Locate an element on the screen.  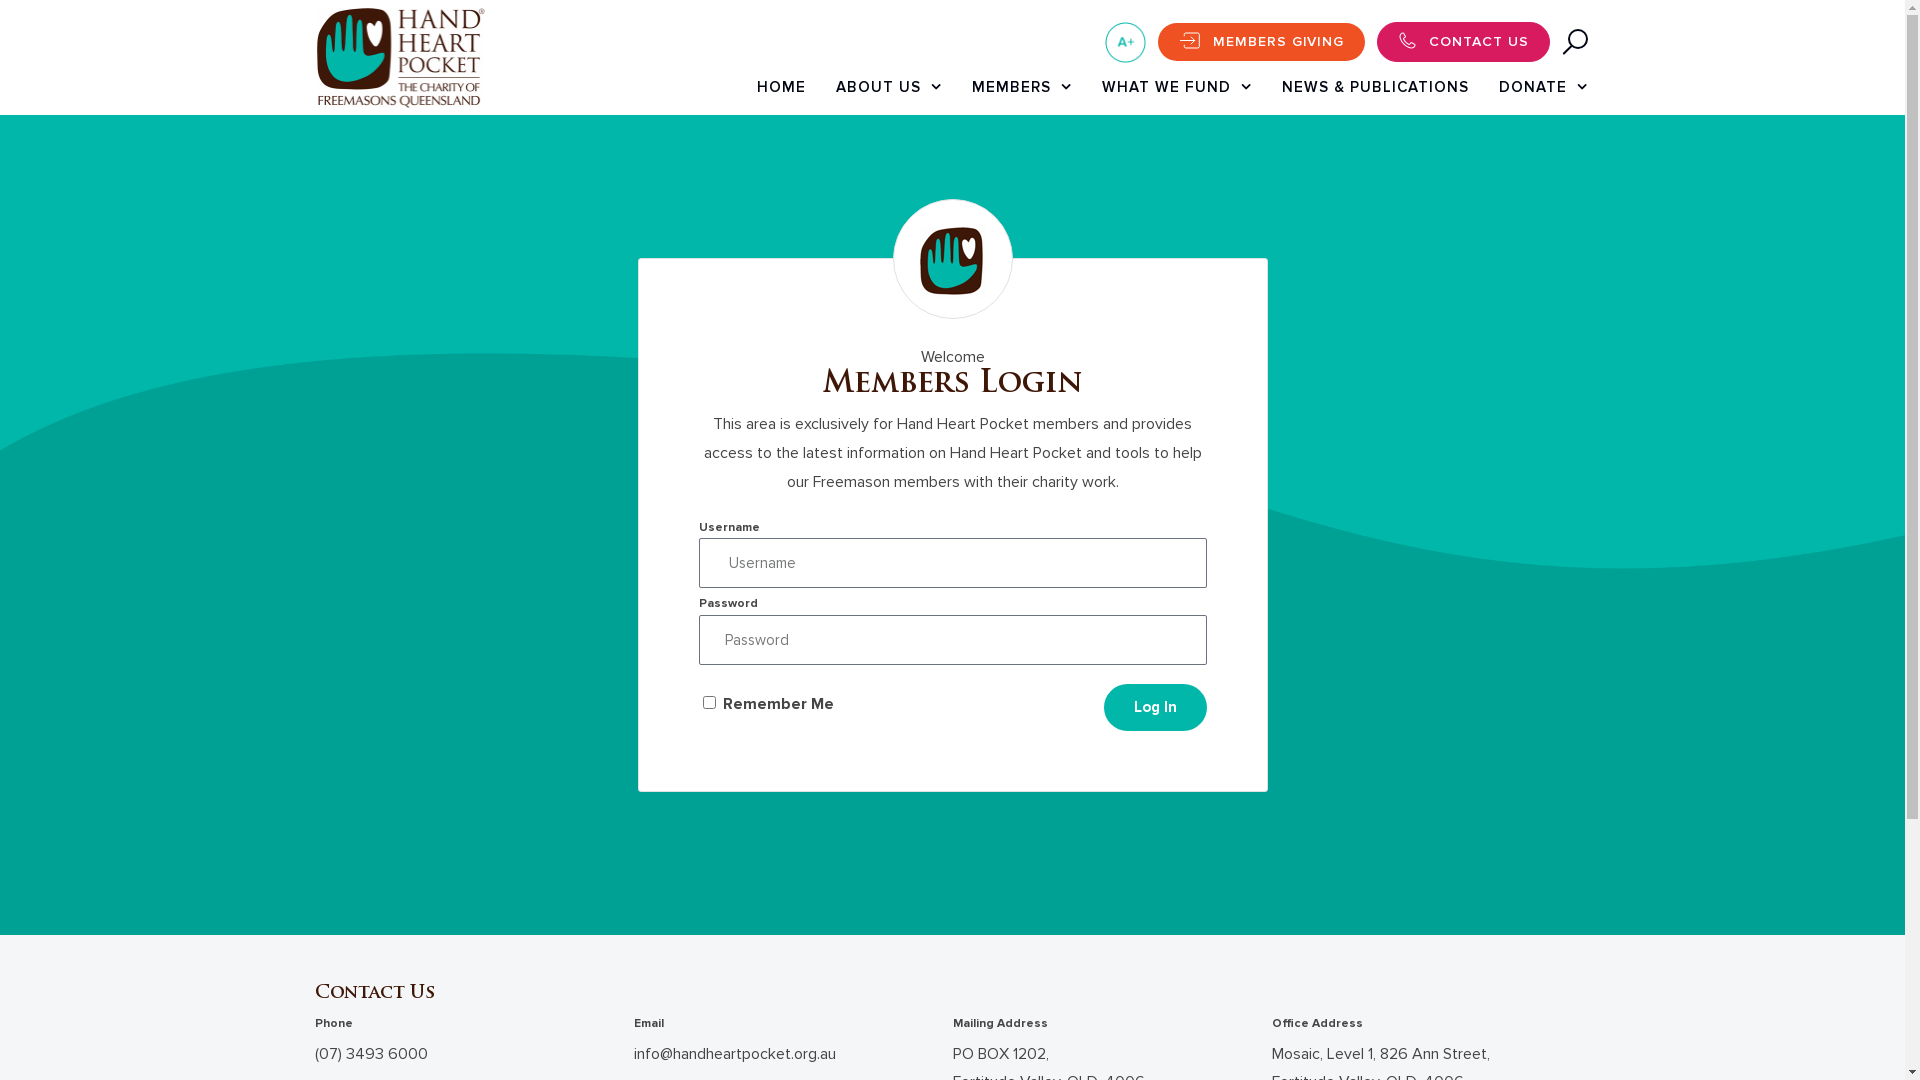
'ABOUT US' is located at coordinates (887, 92).